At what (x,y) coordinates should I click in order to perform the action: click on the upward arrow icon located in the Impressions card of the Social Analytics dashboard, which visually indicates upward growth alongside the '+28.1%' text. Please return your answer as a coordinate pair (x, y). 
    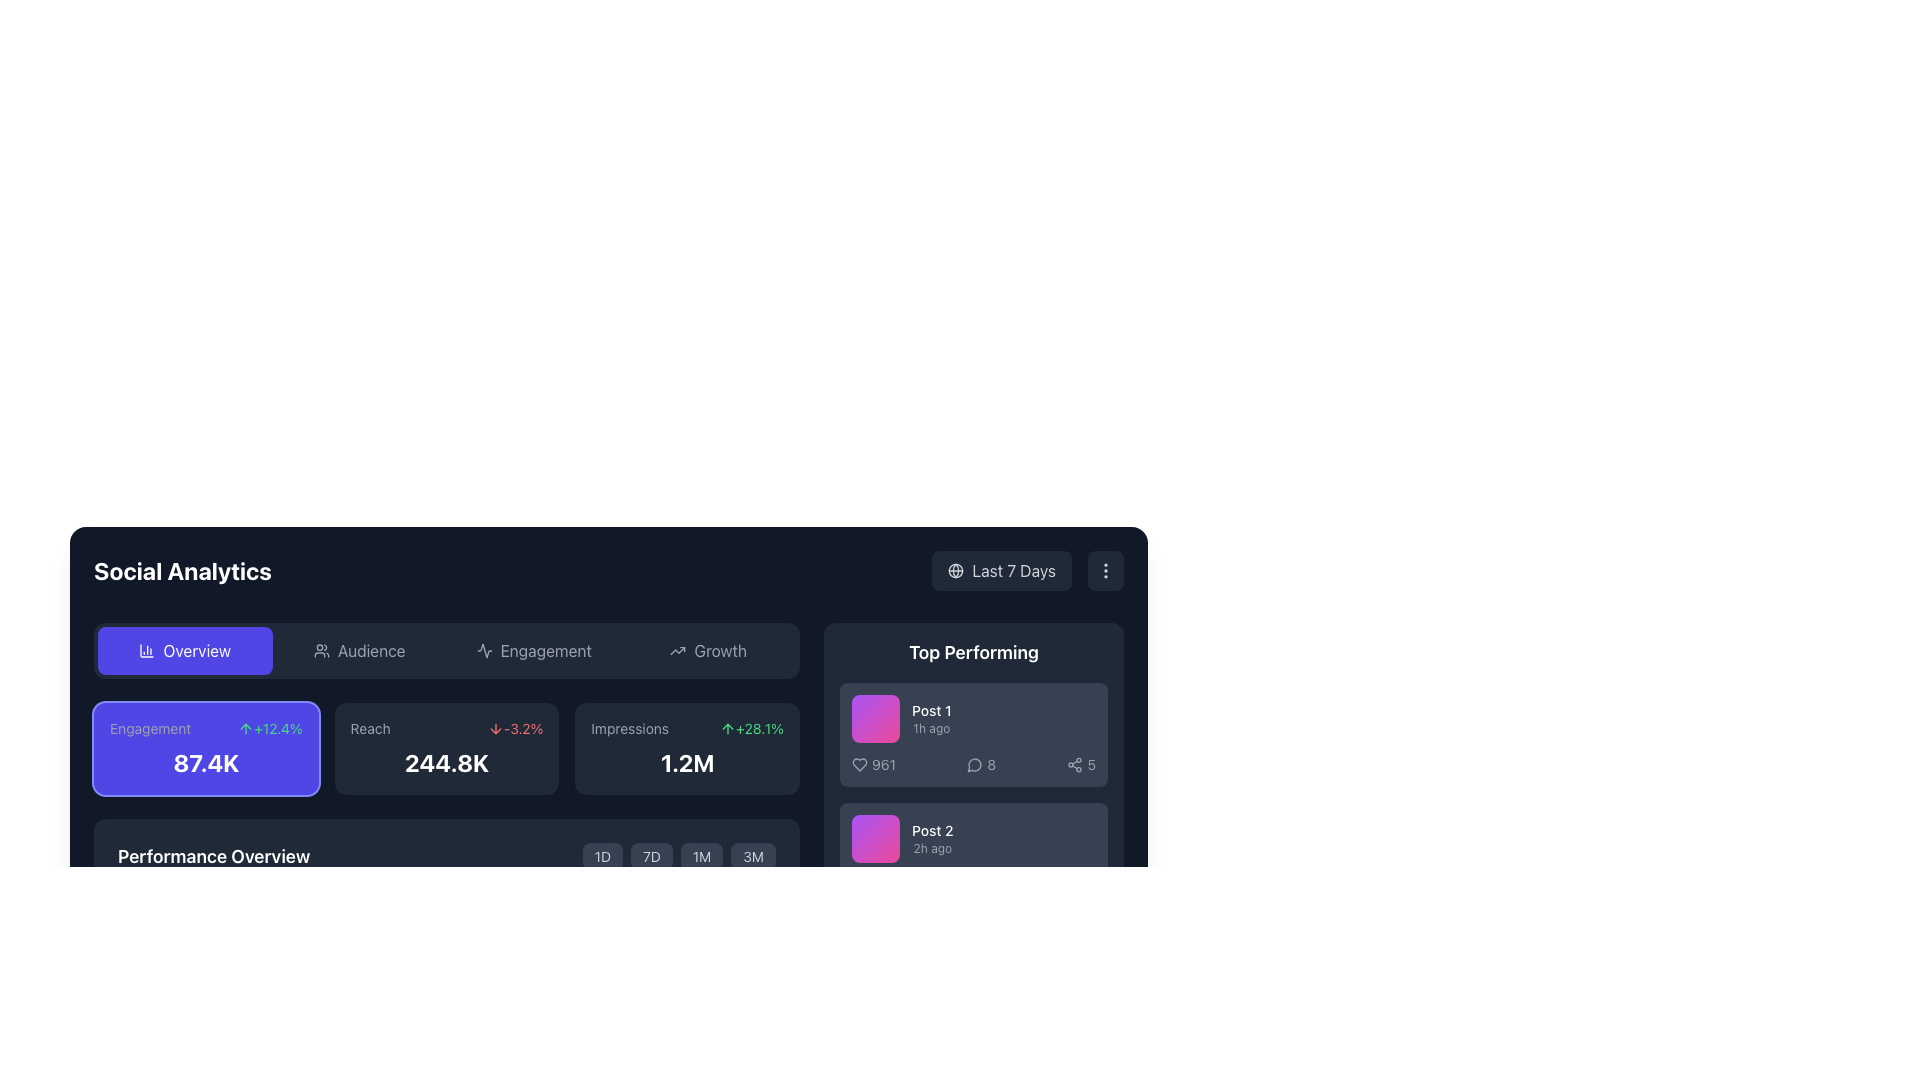
    Looking at the image, I should click on (727, 729).